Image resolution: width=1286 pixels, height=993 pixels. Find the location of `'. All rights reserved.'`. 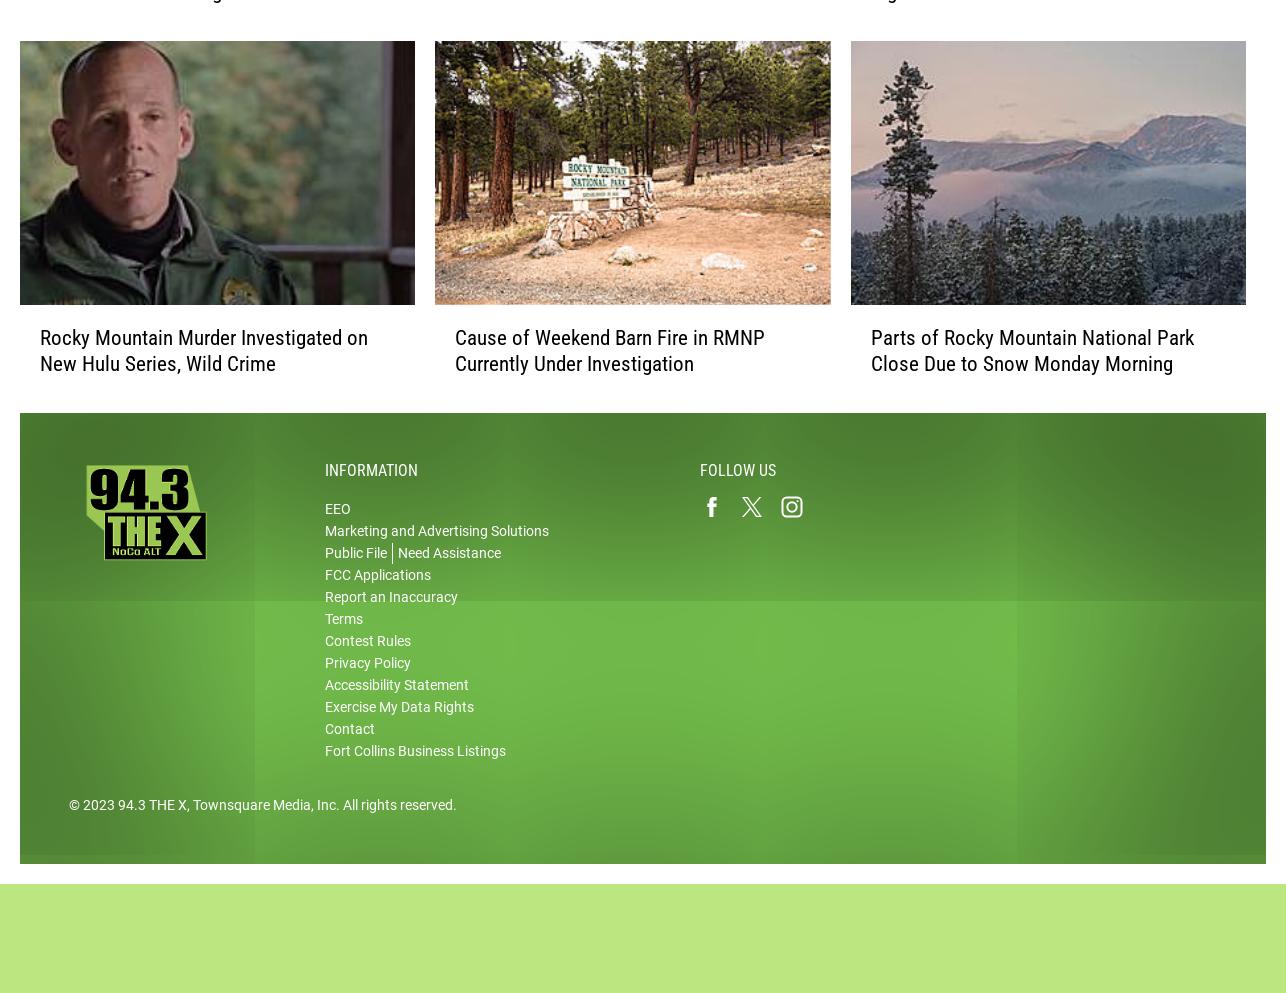

'. All rights reserved.' is located at coordinates (395, 825).